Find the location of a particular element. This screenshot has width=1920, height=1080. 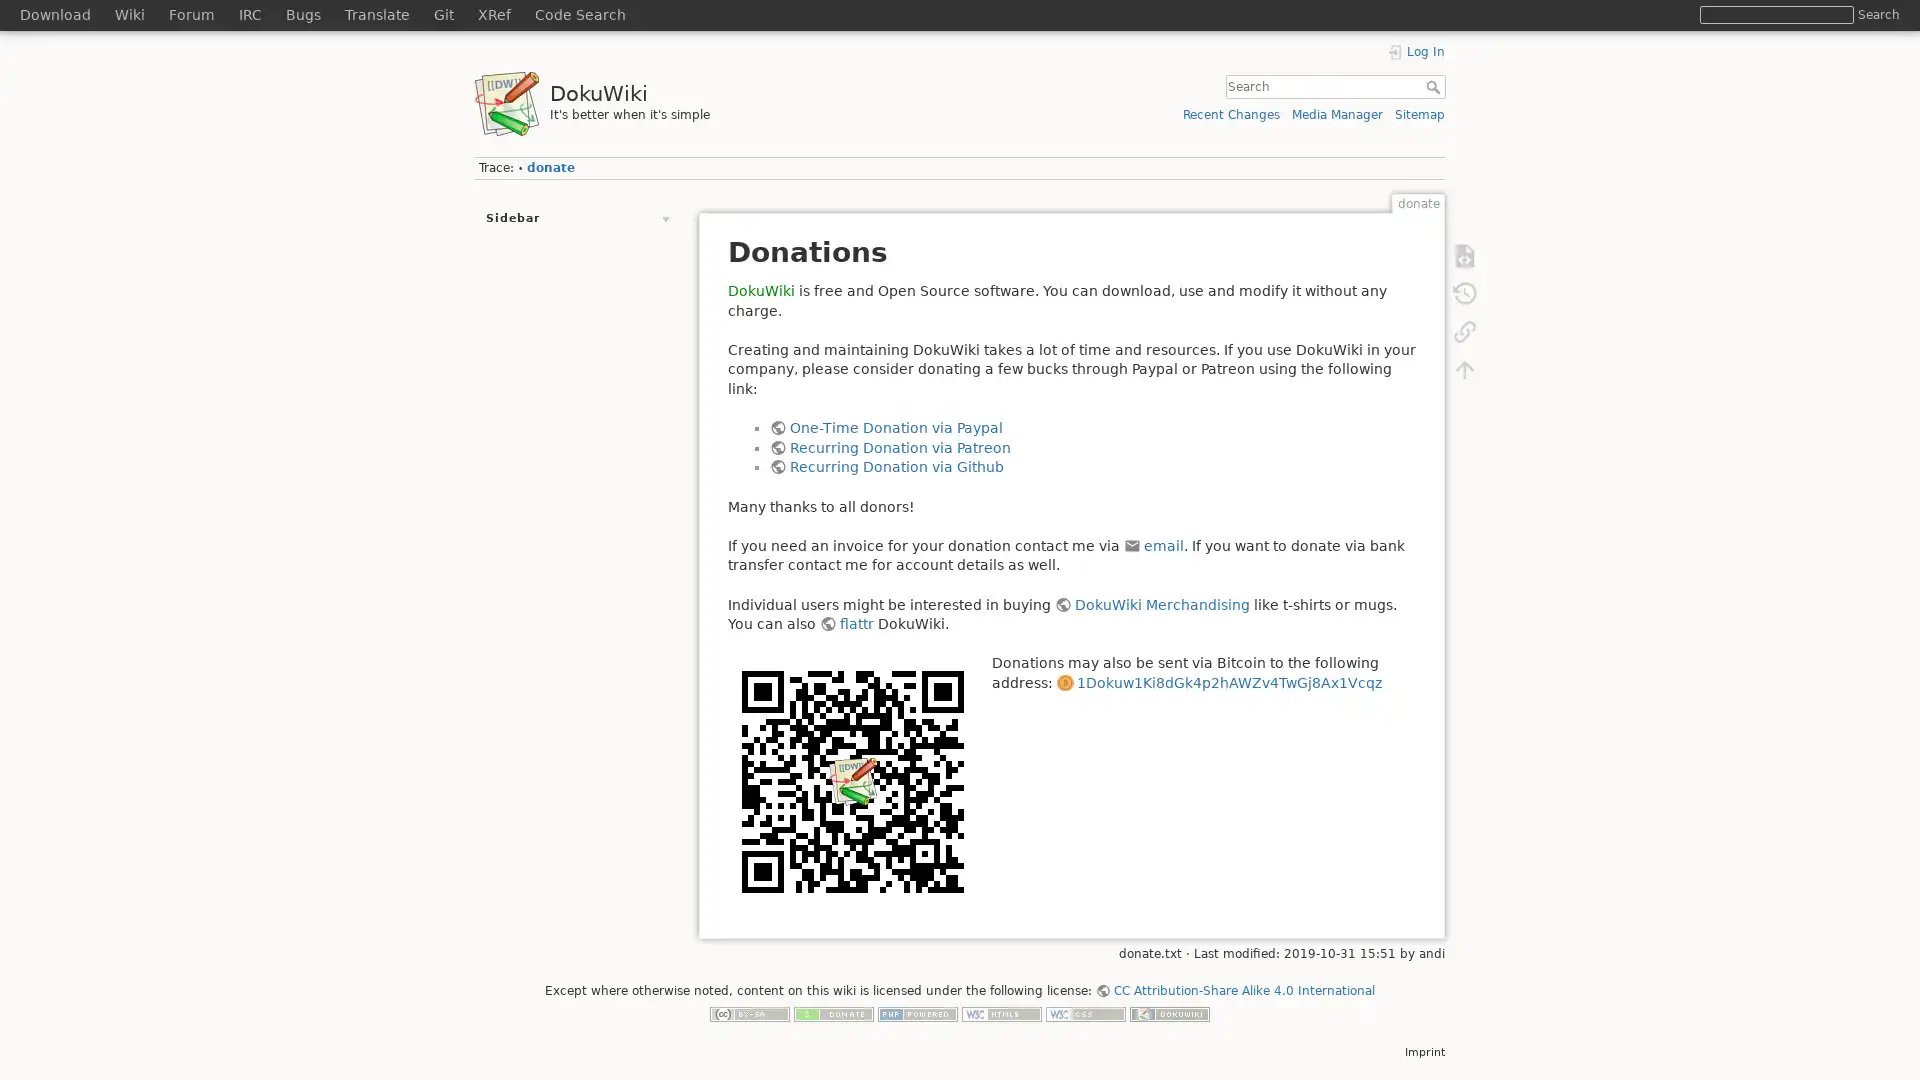

Search is located at coordinates (1434, 86).